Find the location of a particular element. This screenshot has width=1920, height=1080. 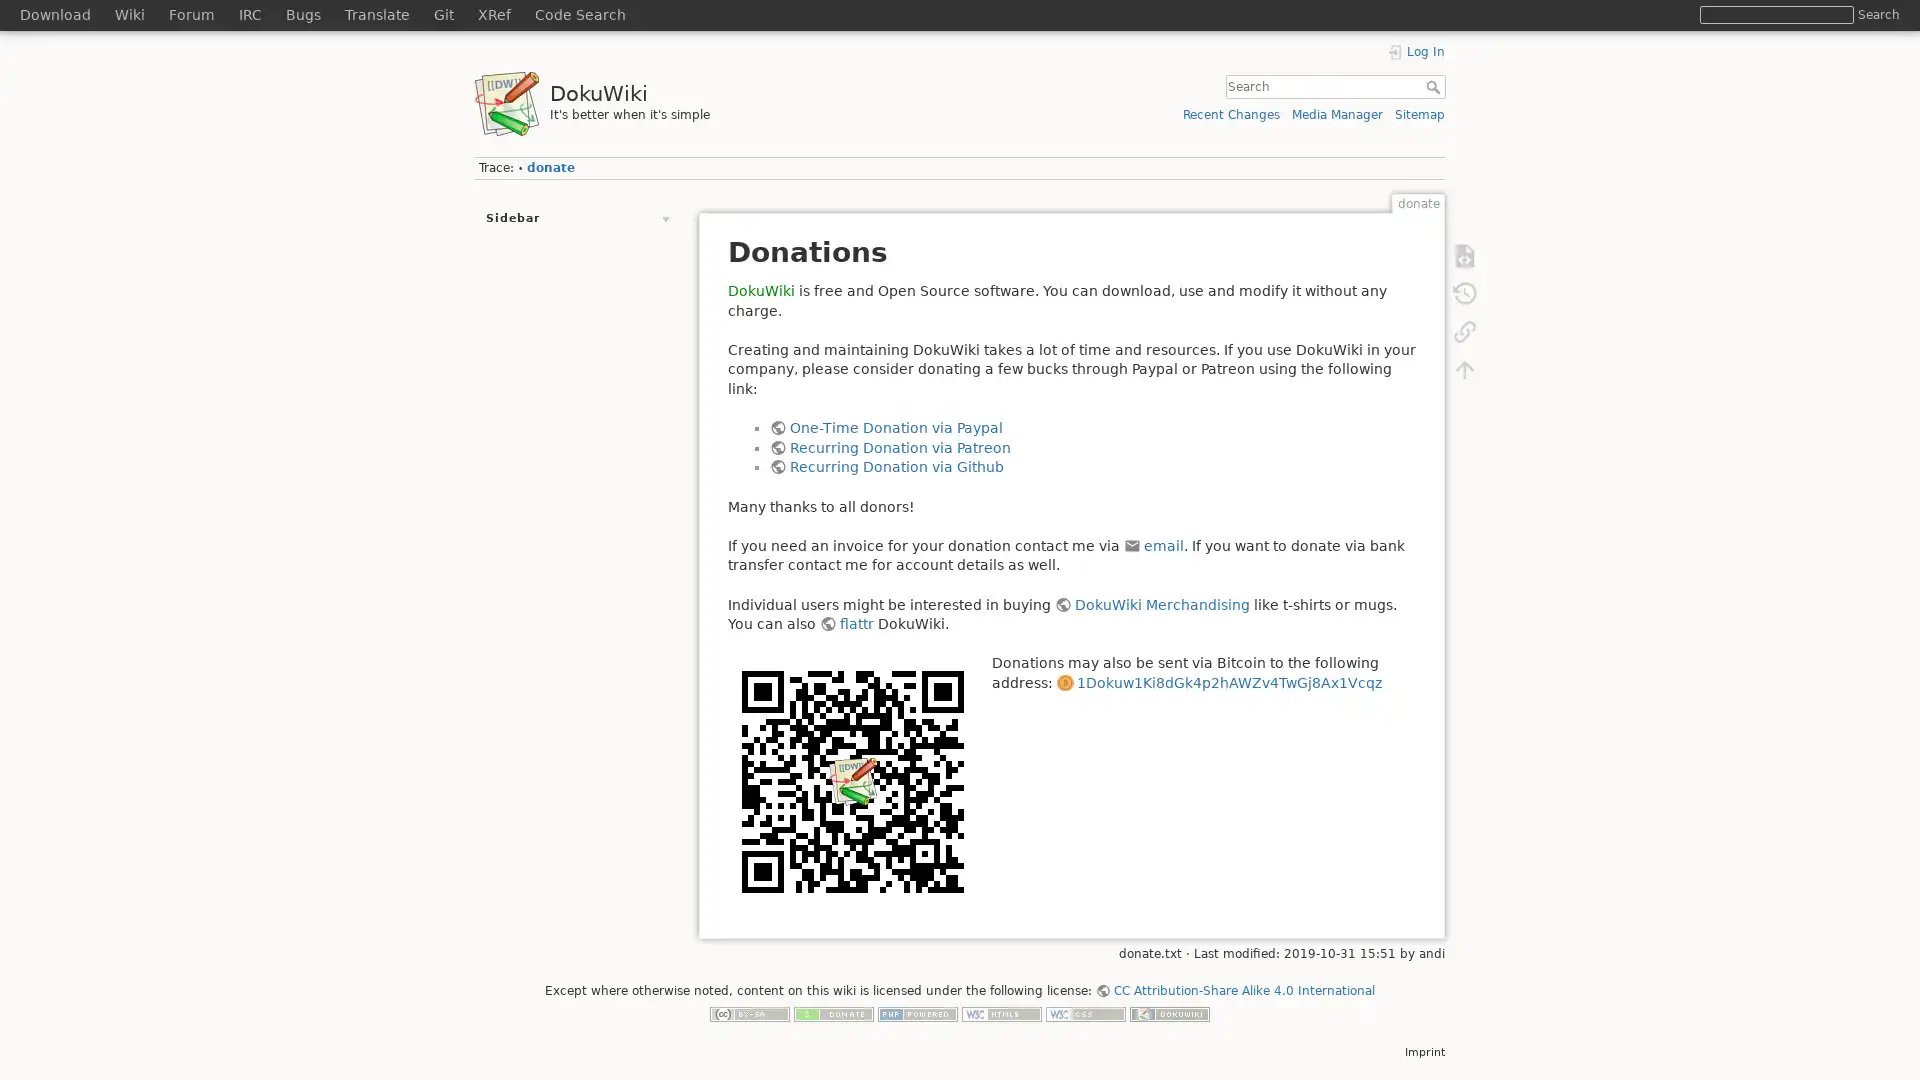

Search is located at coordinates (1434, 86).